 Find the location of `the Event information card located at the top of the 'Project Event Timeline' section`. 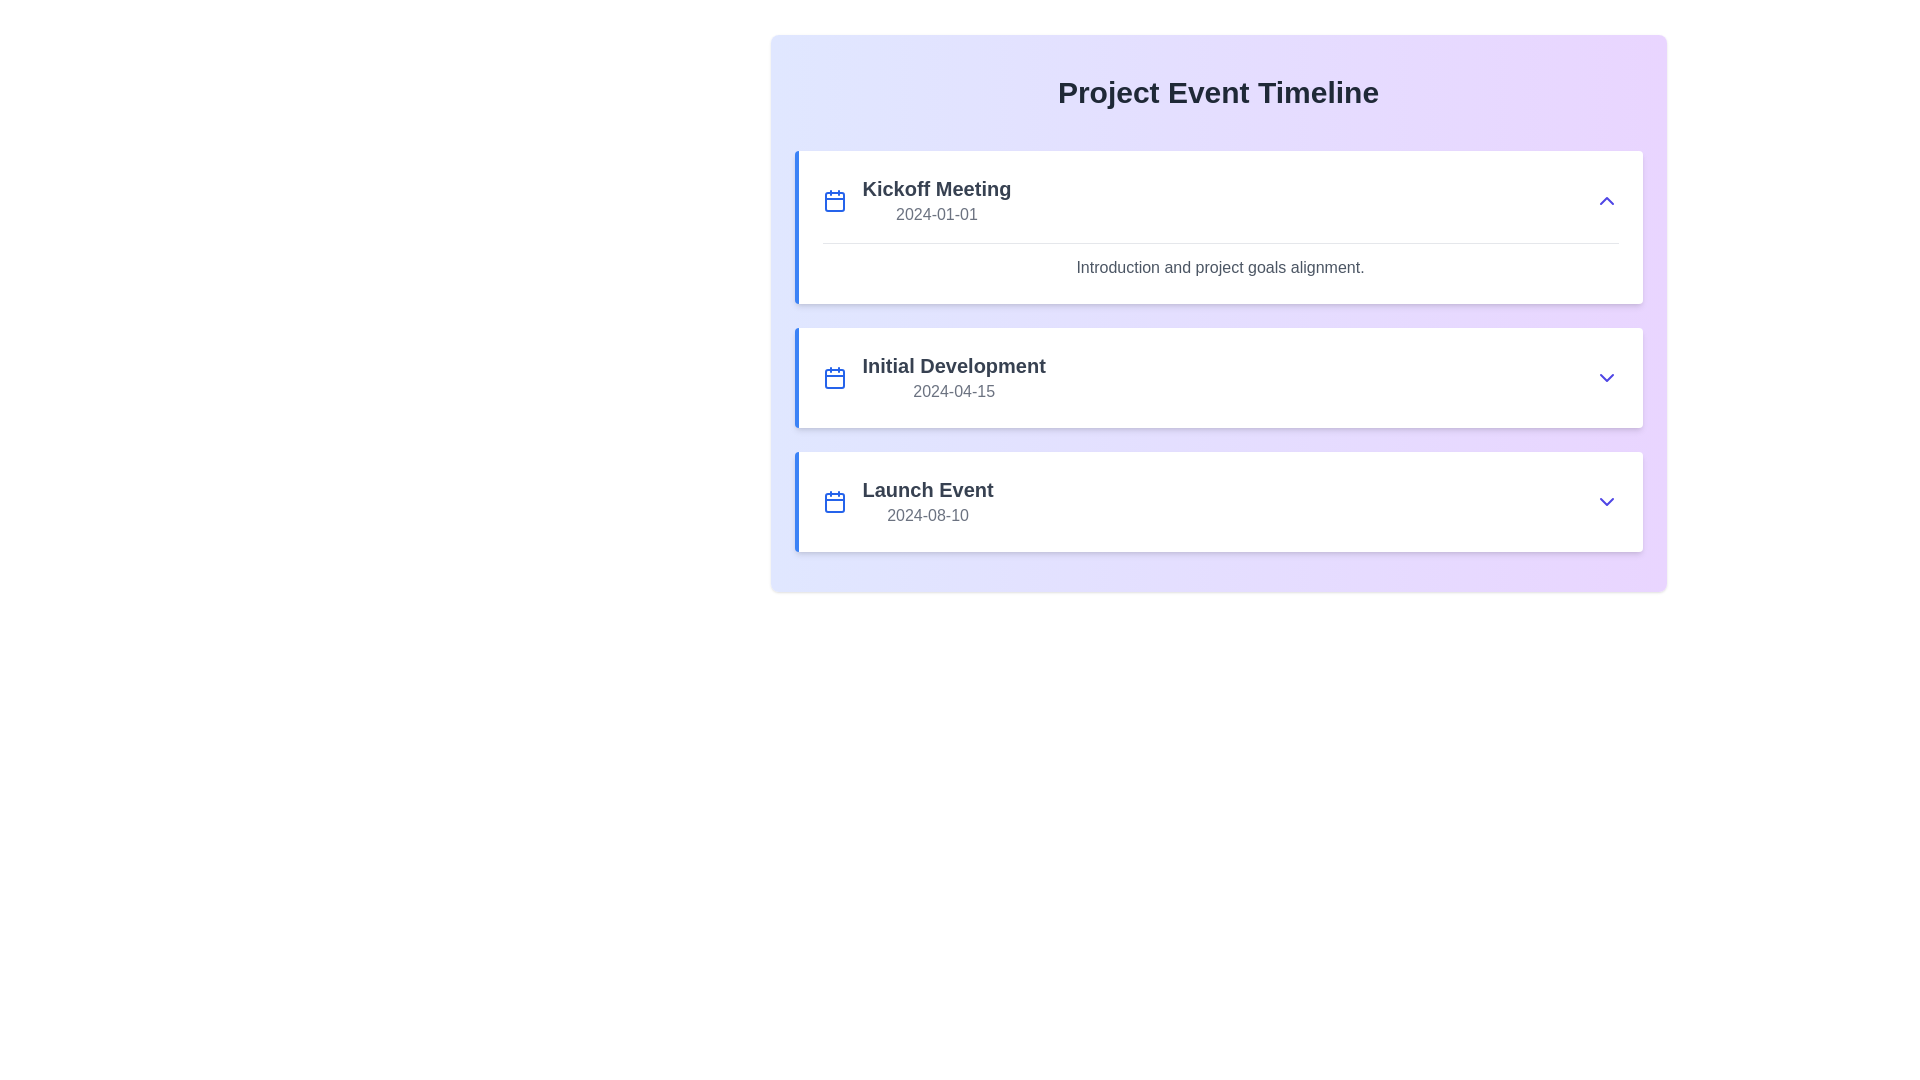

the Event information card located at the top of the 'Project Event Timeline' section is located at coordinates (1217, 226).